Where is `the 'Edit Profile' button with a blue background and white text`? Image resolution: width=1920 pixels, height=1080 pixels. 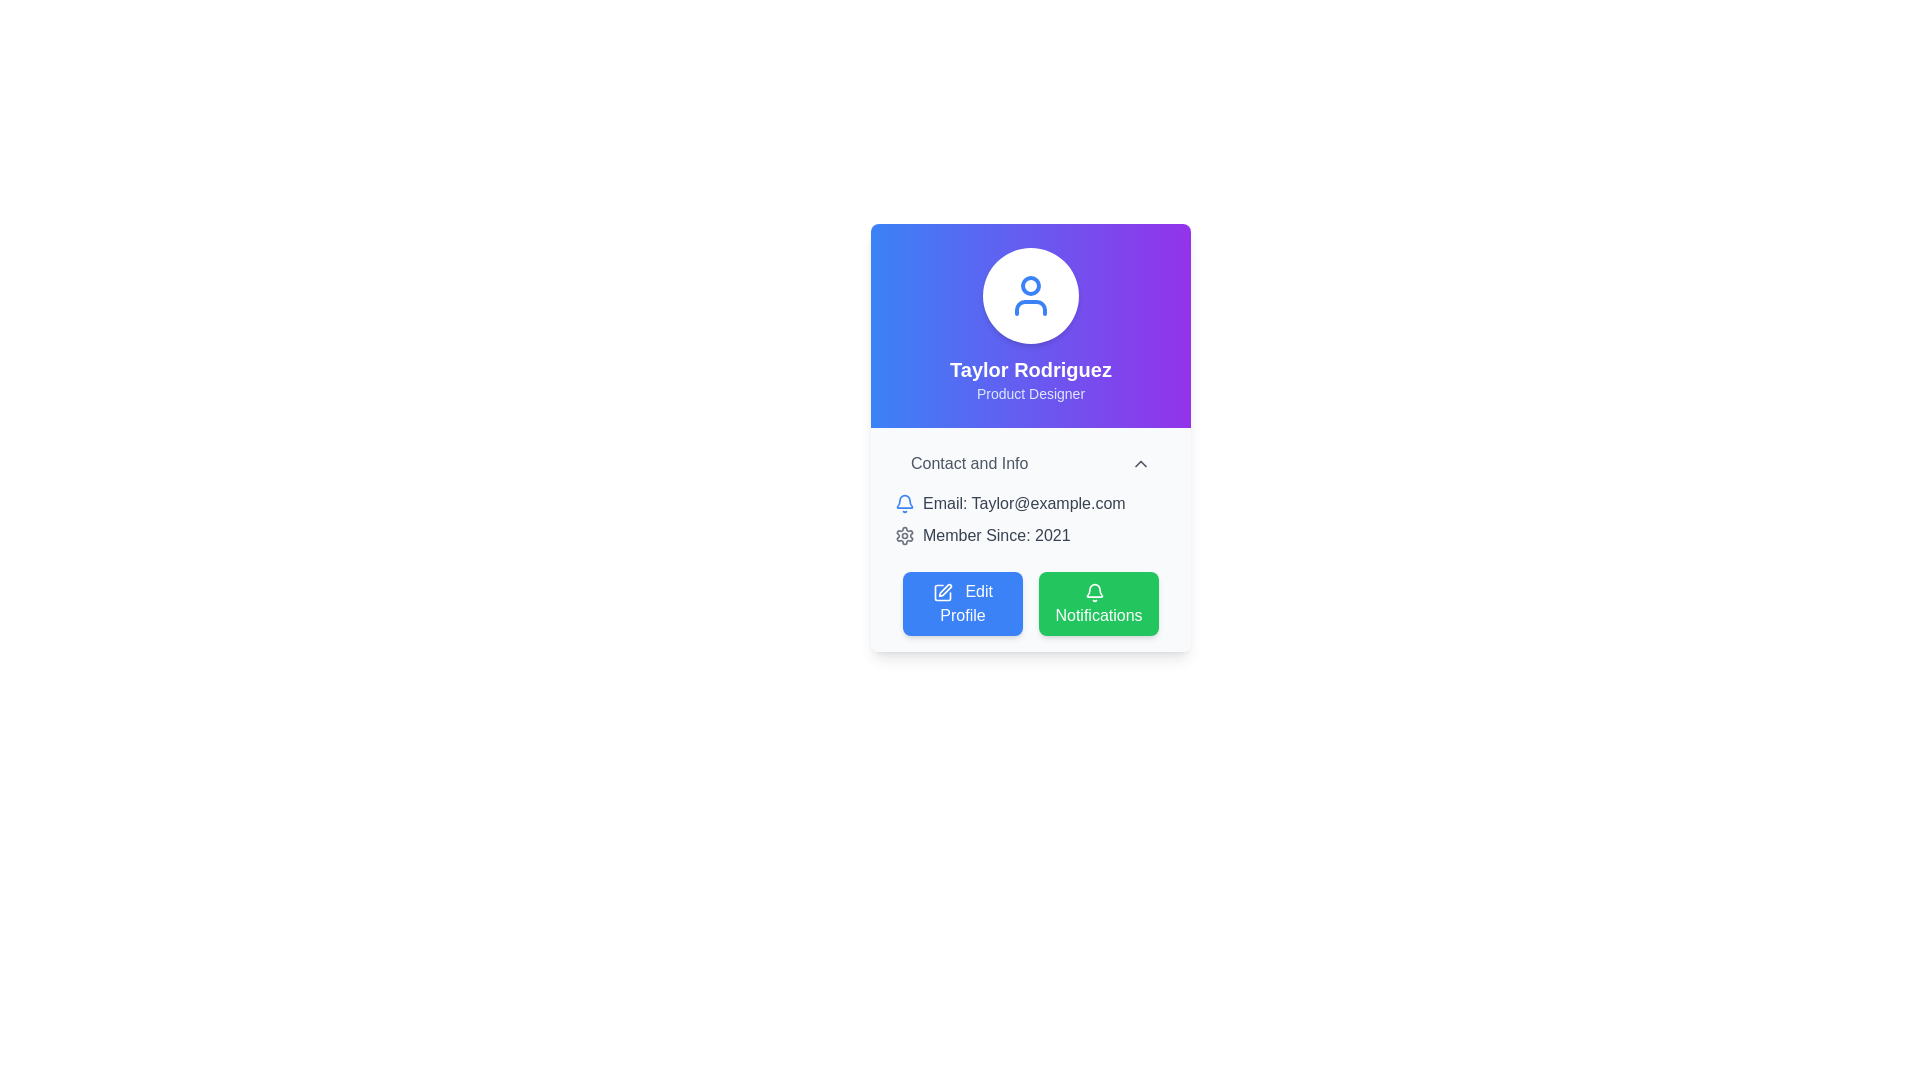 the 'Edit Profile' button with a blue background and white text is located at coordinates (963, 603).